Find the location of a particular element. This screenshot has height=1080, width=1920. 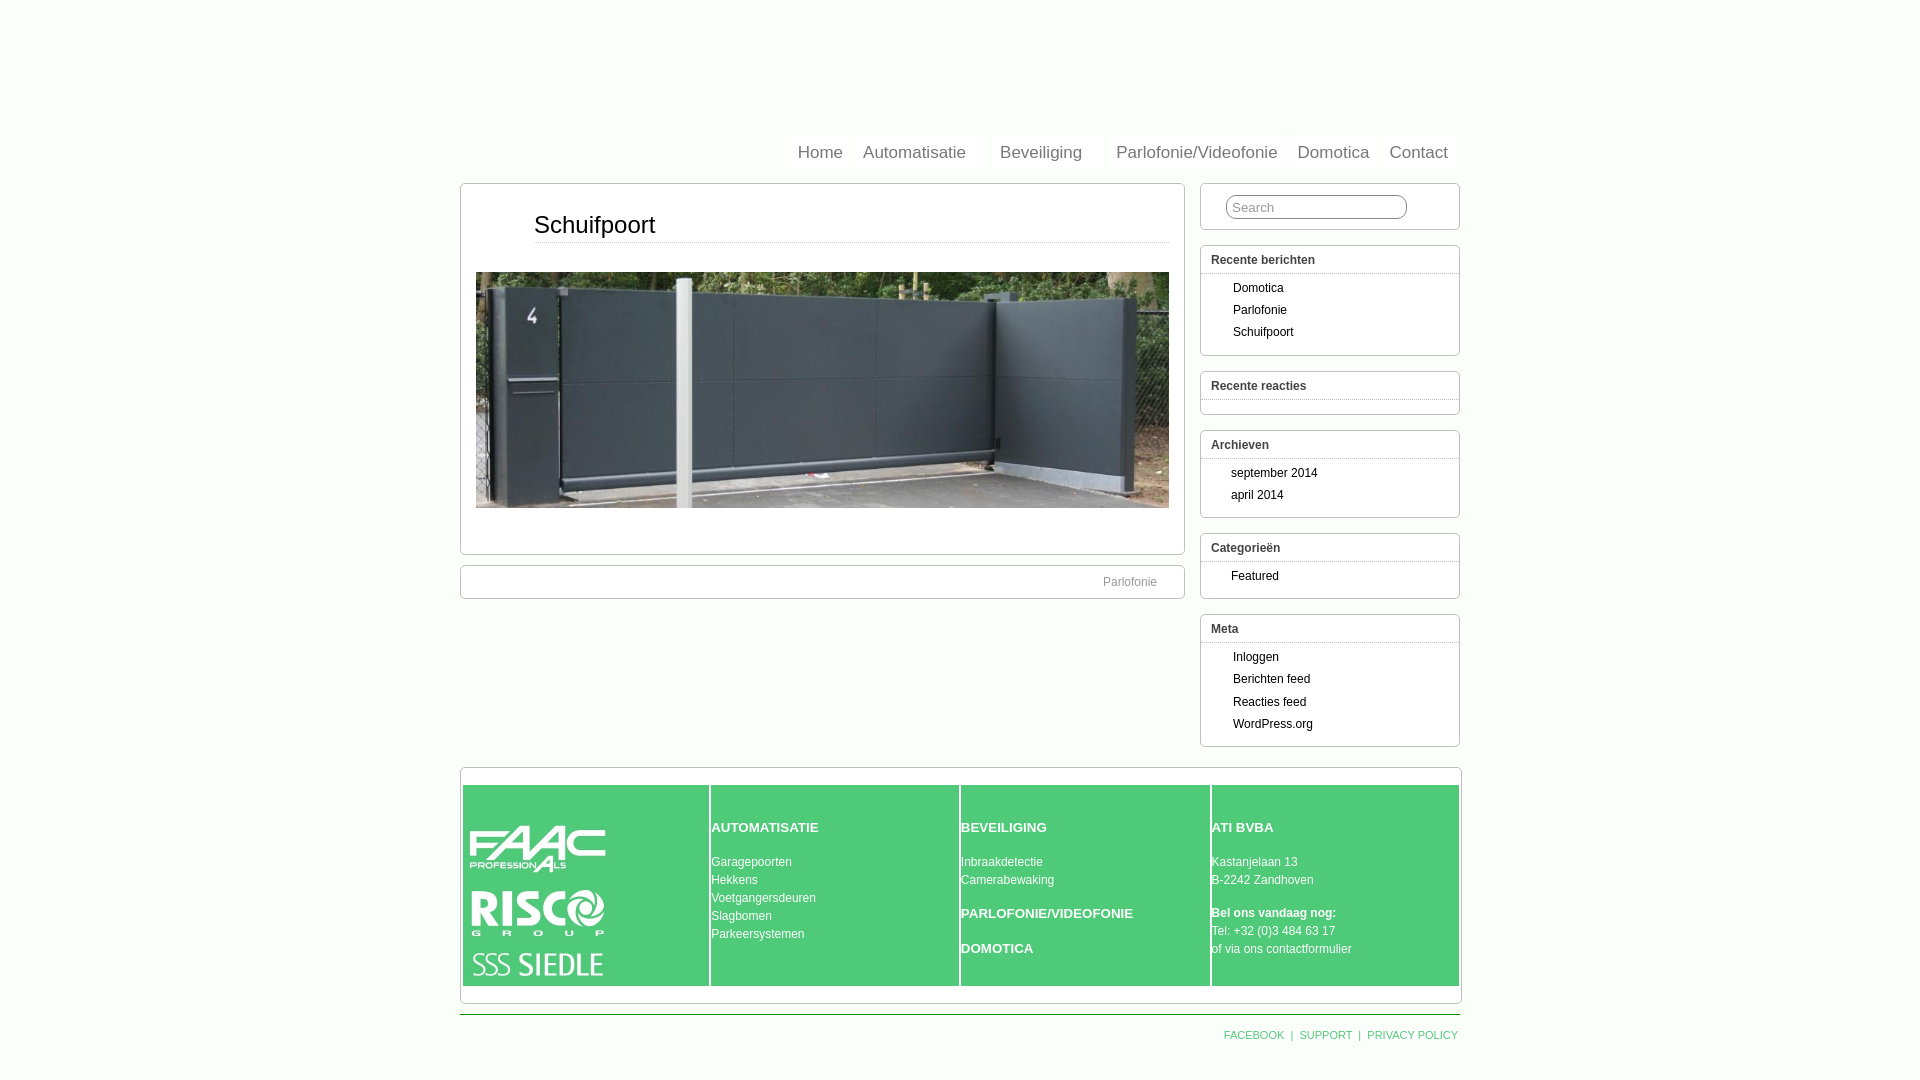

'  Parlofonie' is located at coordinates (1140, 582).